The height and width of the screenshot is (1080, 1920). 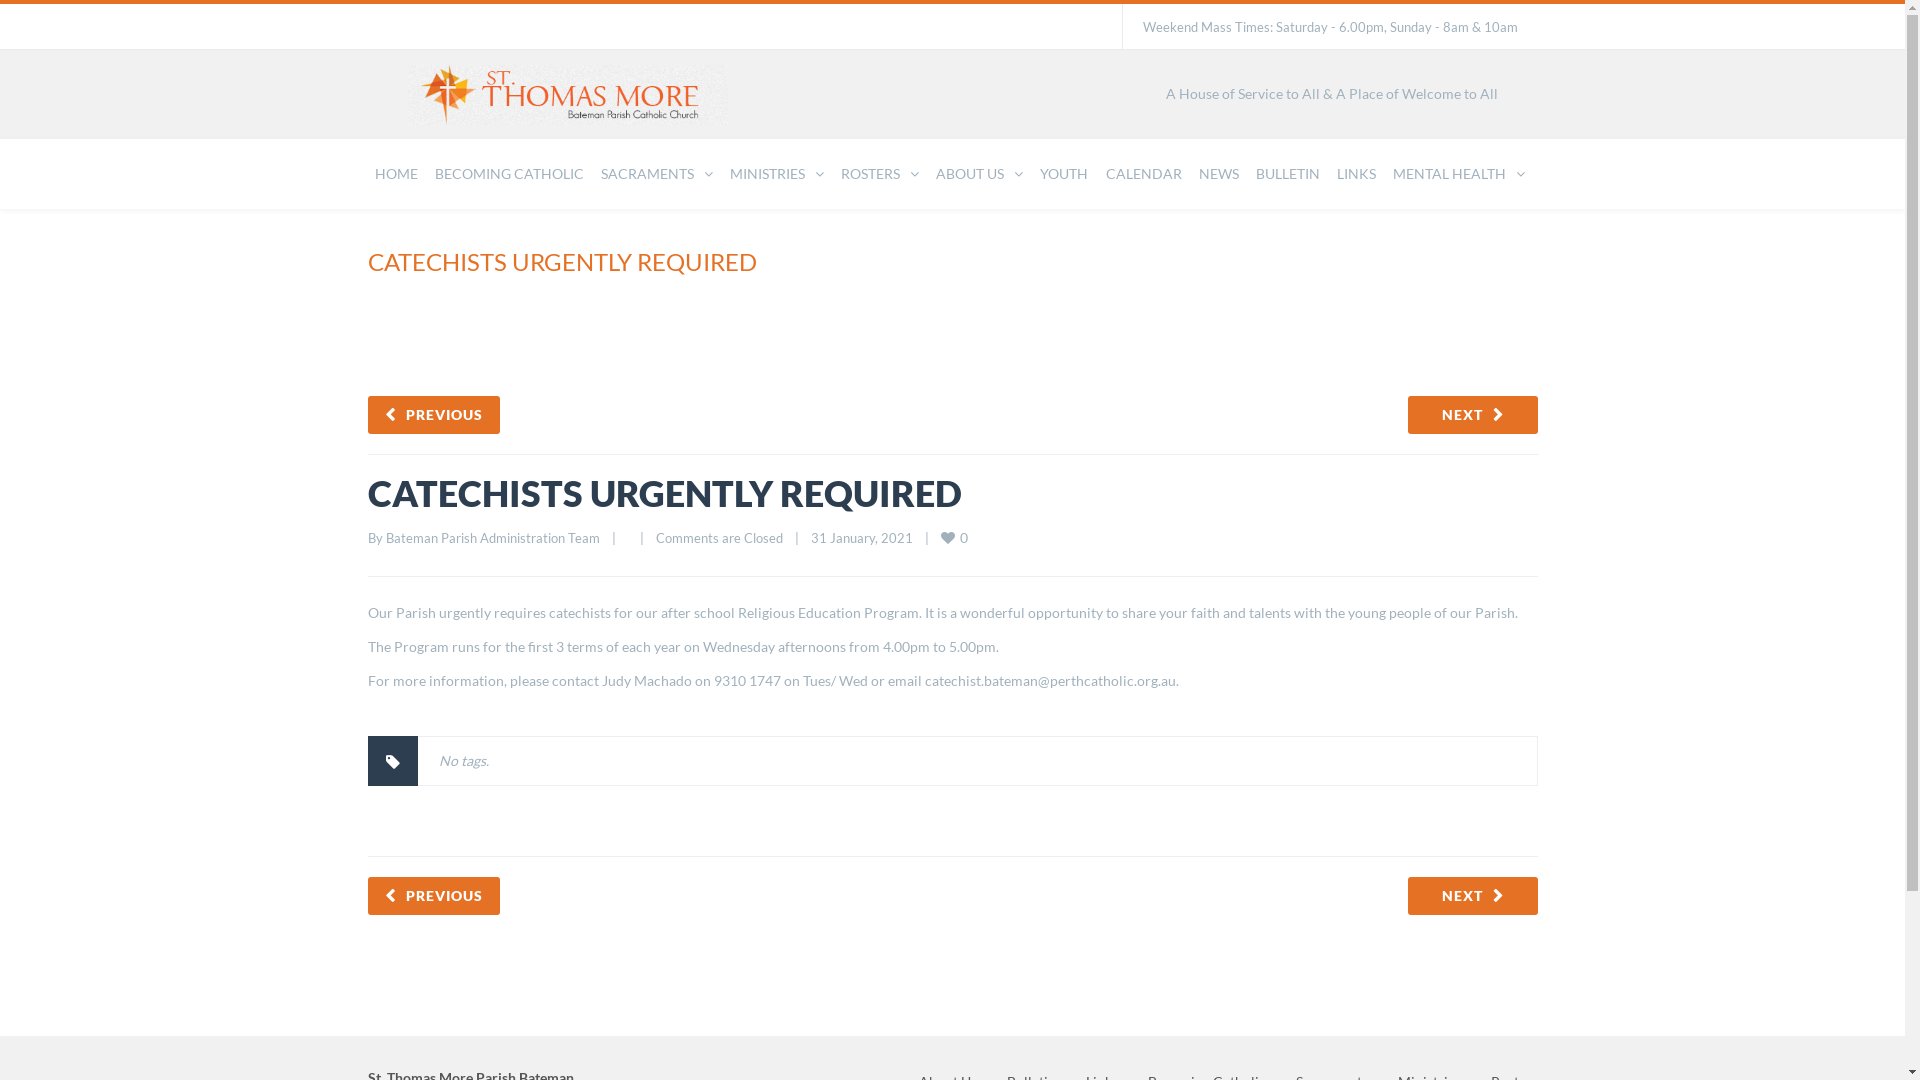 What do you see at coordinates (1406, 894) in the screenshot?
I see `'NEXT'` at bounding box center [1406, 894].